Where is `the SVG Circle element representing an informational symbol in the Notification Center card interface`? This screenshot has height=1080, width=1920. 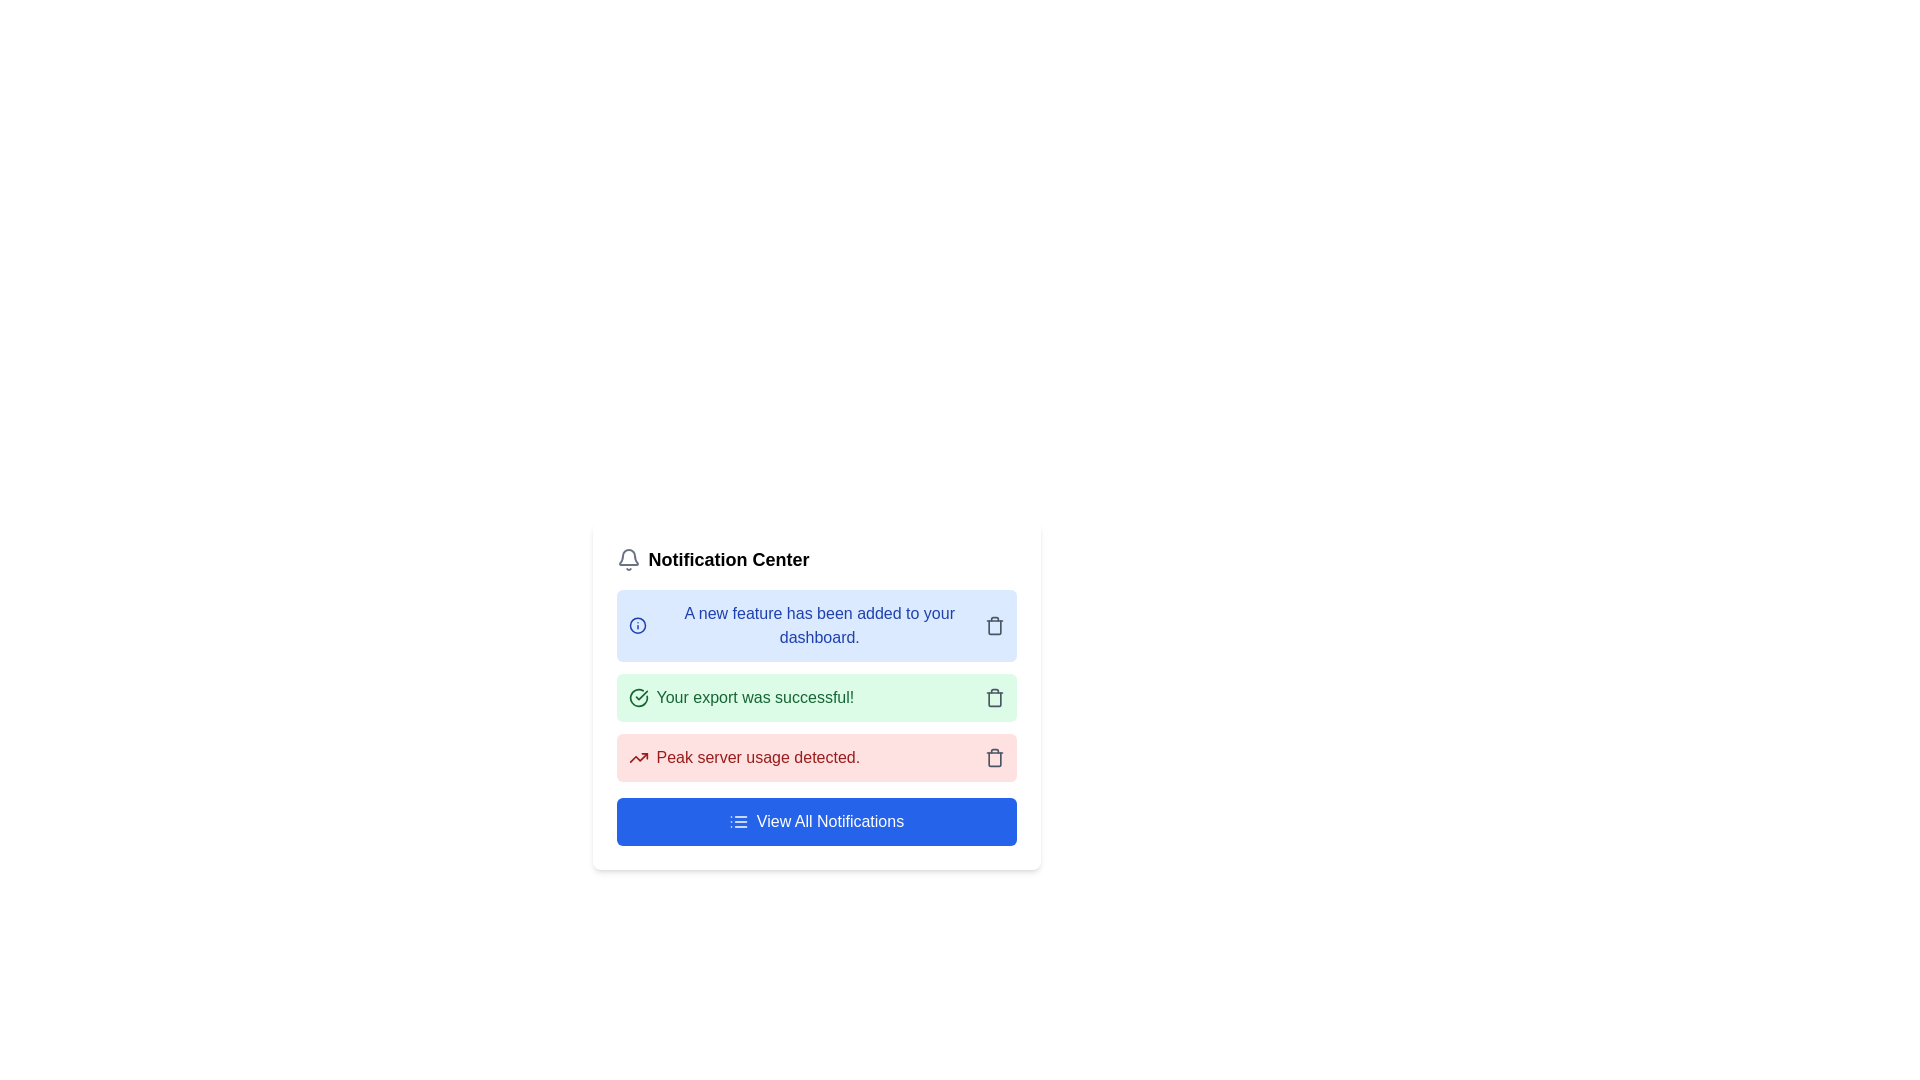 the SVG Circle element representing an informational symbol in the Notification Center card interface is located at coordinates (636, 624).